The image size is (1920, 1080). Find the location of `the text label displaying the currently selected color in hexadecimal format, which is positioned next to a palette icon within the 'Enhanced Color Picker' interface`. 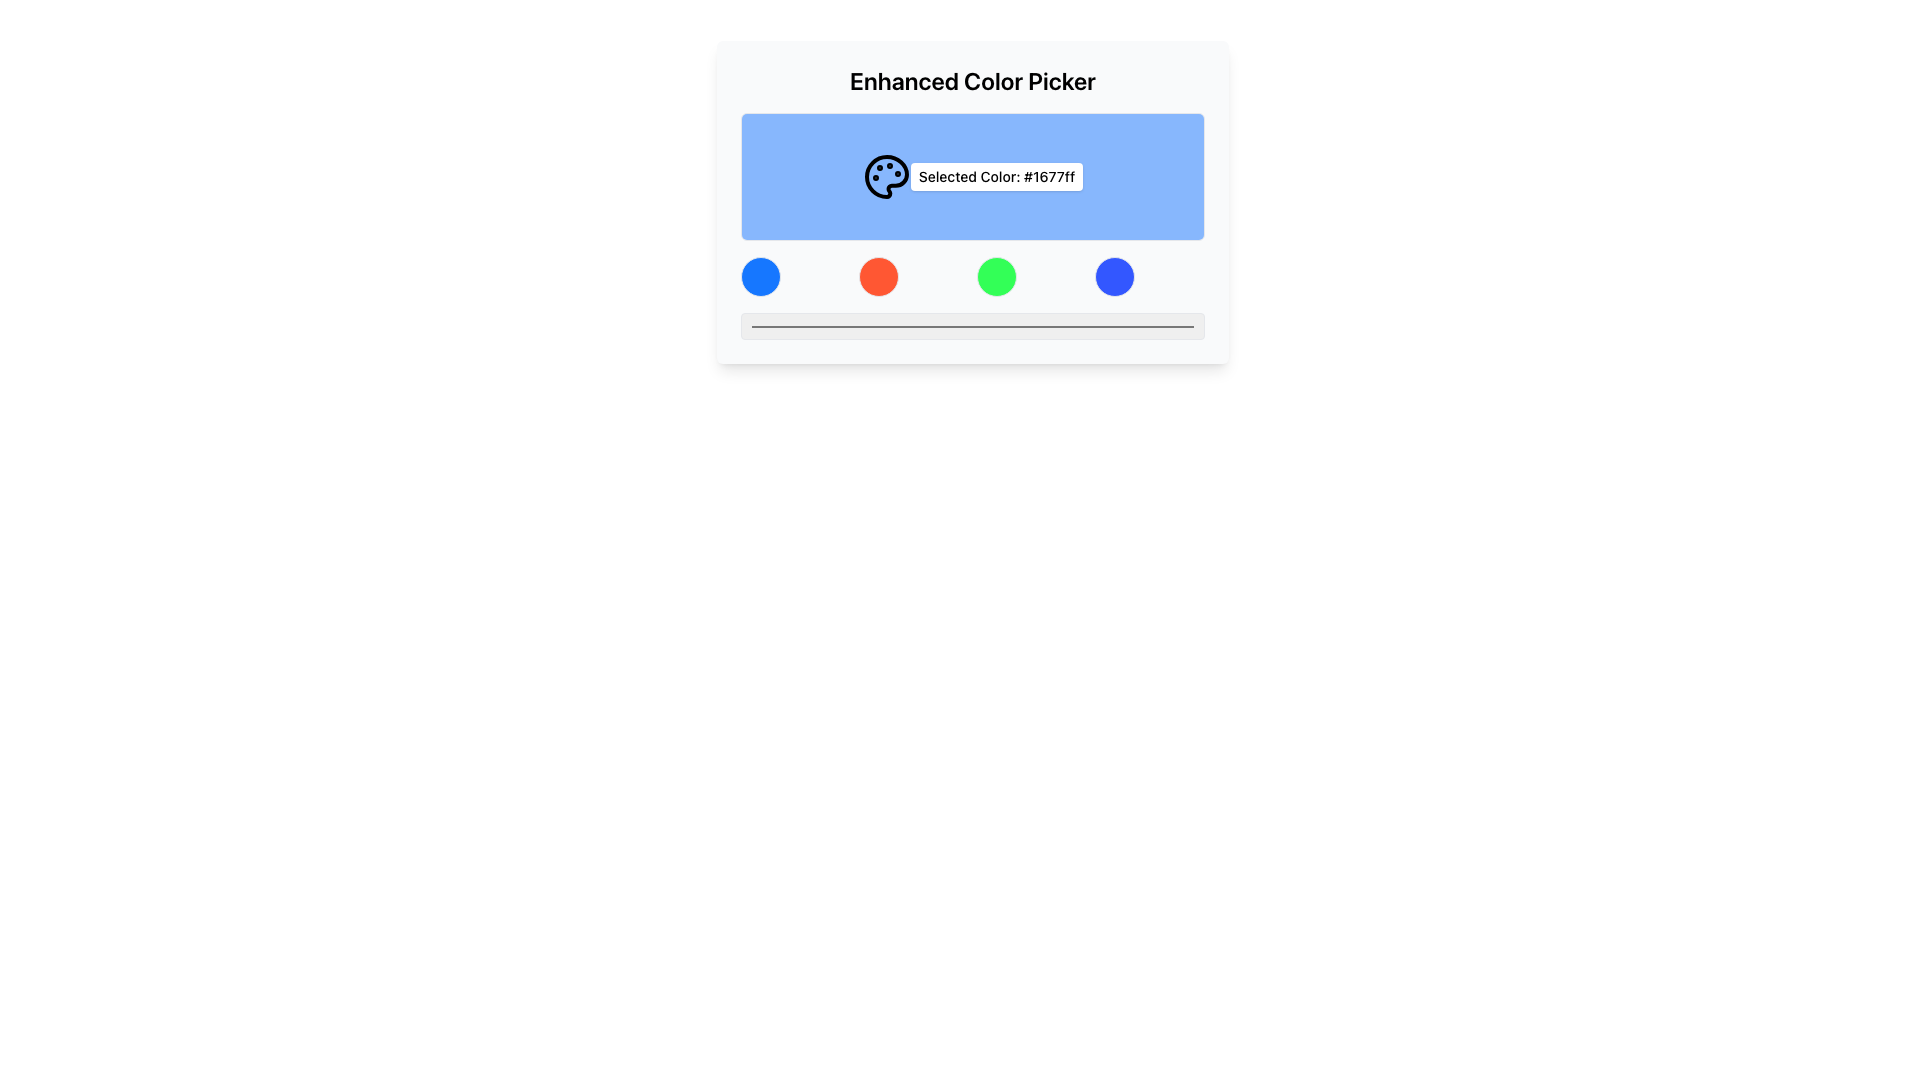

the text label displaying the currently selected color in hexadecimal format, which is positioned next to a palette icon within the 'Enhanced Color Picker' interface is located at coordinates (997, 176).